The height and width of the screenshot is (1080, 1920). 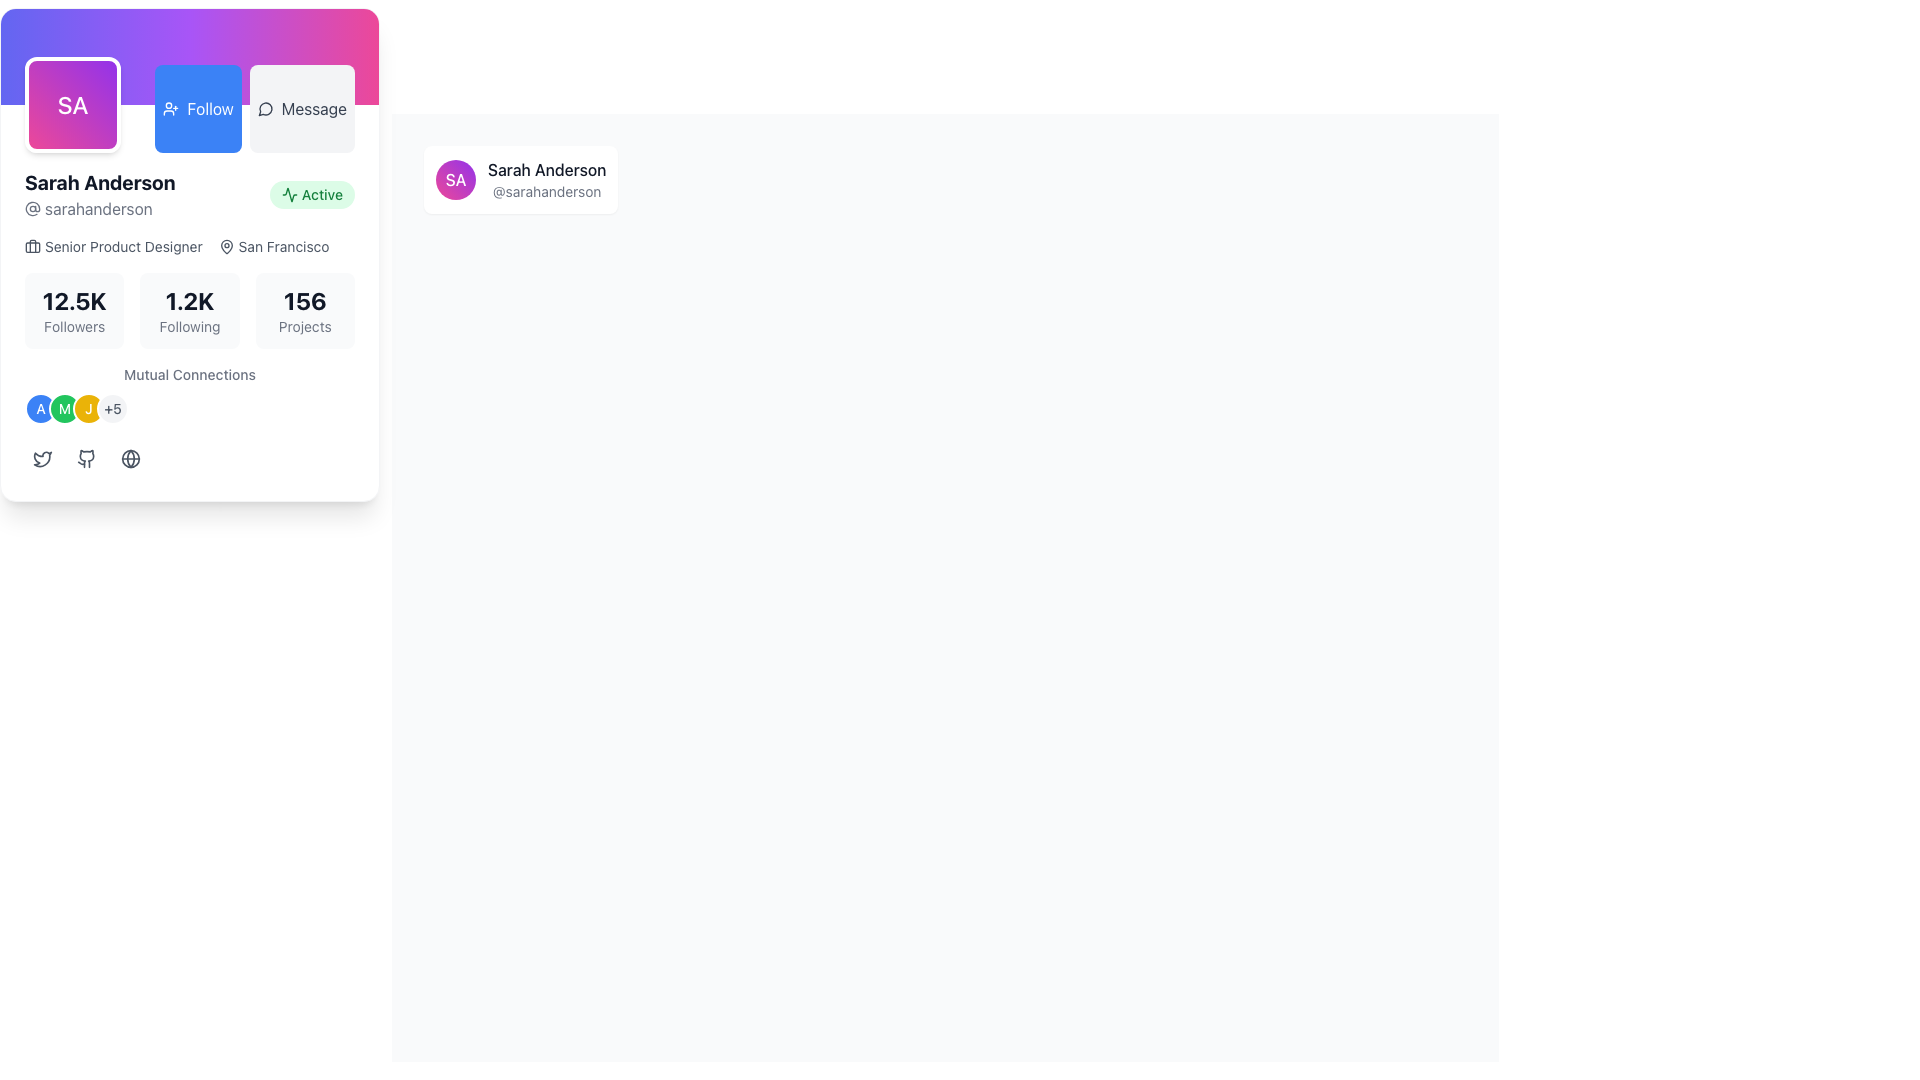 I want to click on the Twitter icon located in the bottom-left area of the profile card interface, which is part of a row of social media icons, so click(x=43, y=459).